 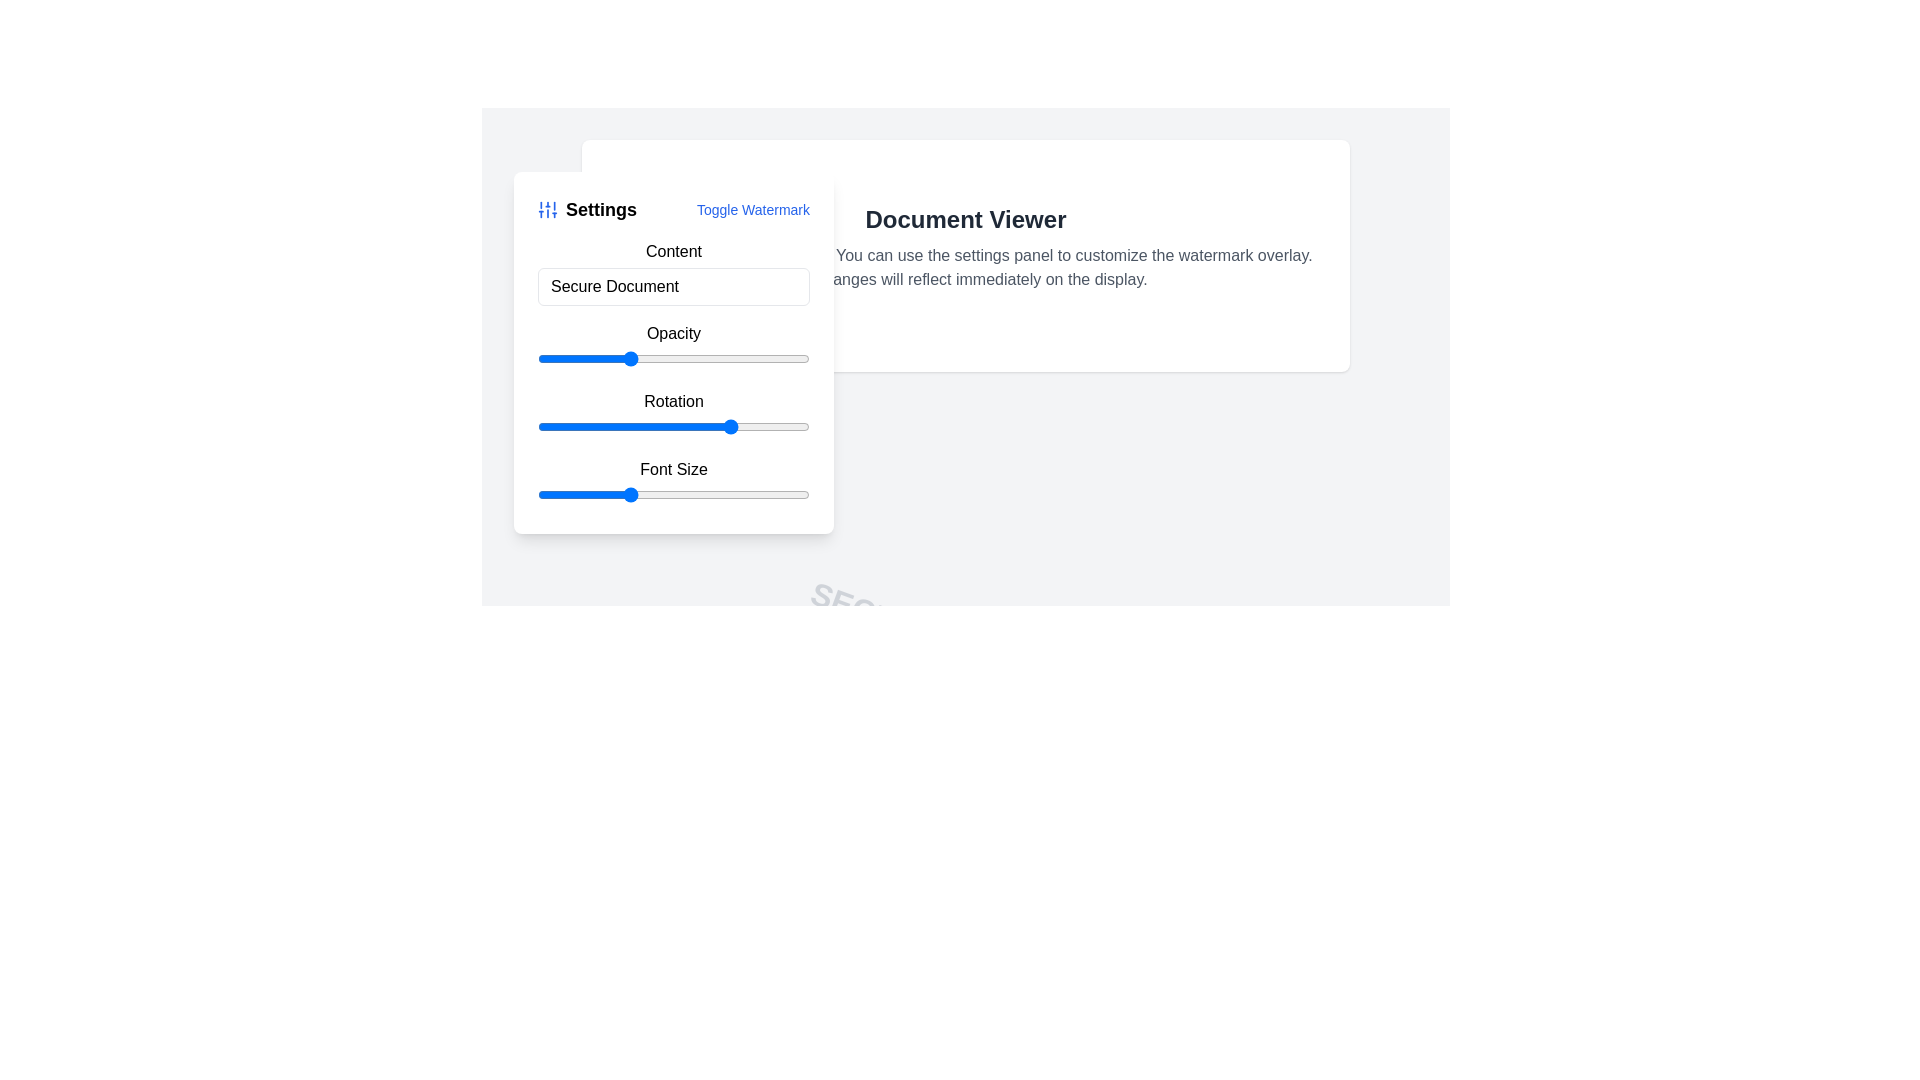 What do you see at coordinates (588, 494) in the screenshot?
I see `the font size slider` at bounding box center [588, 494].